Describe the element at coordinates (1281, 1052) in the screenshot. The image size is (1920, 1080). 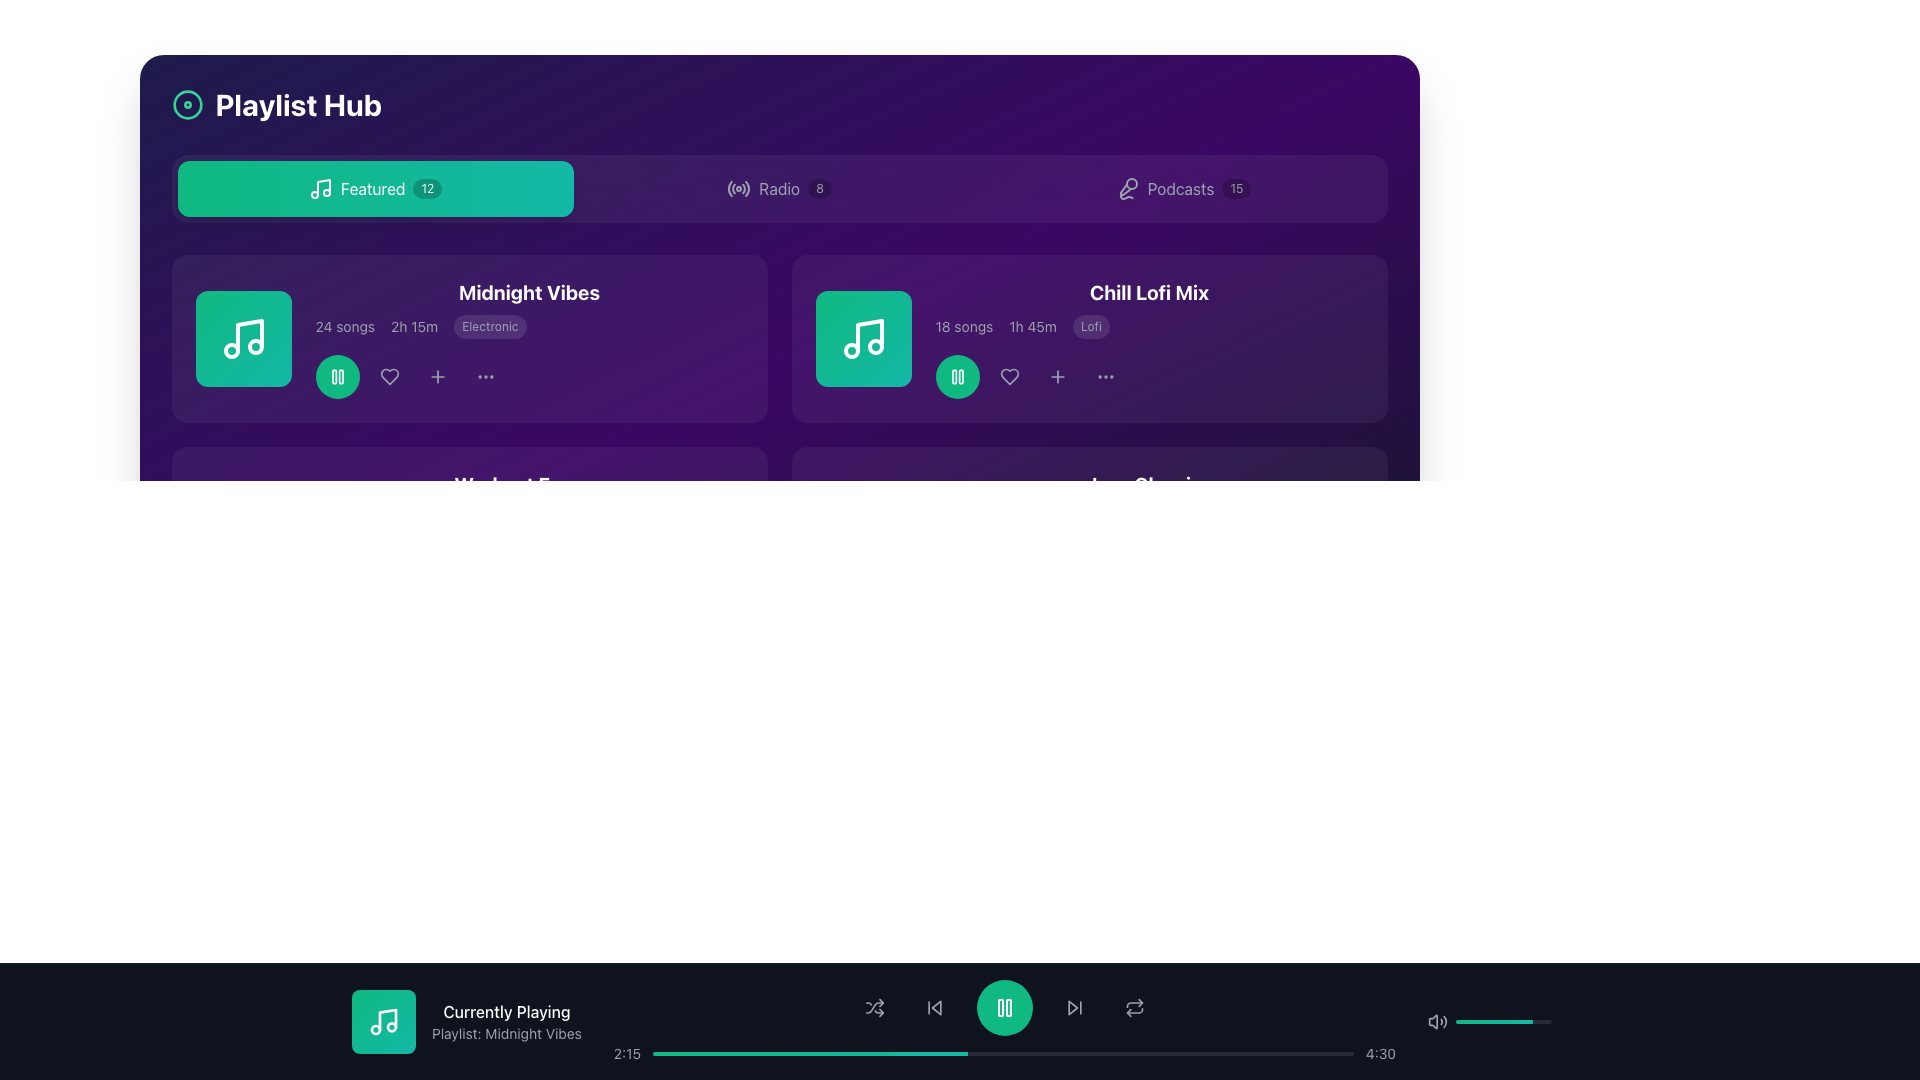
I see `playback time` at that location.